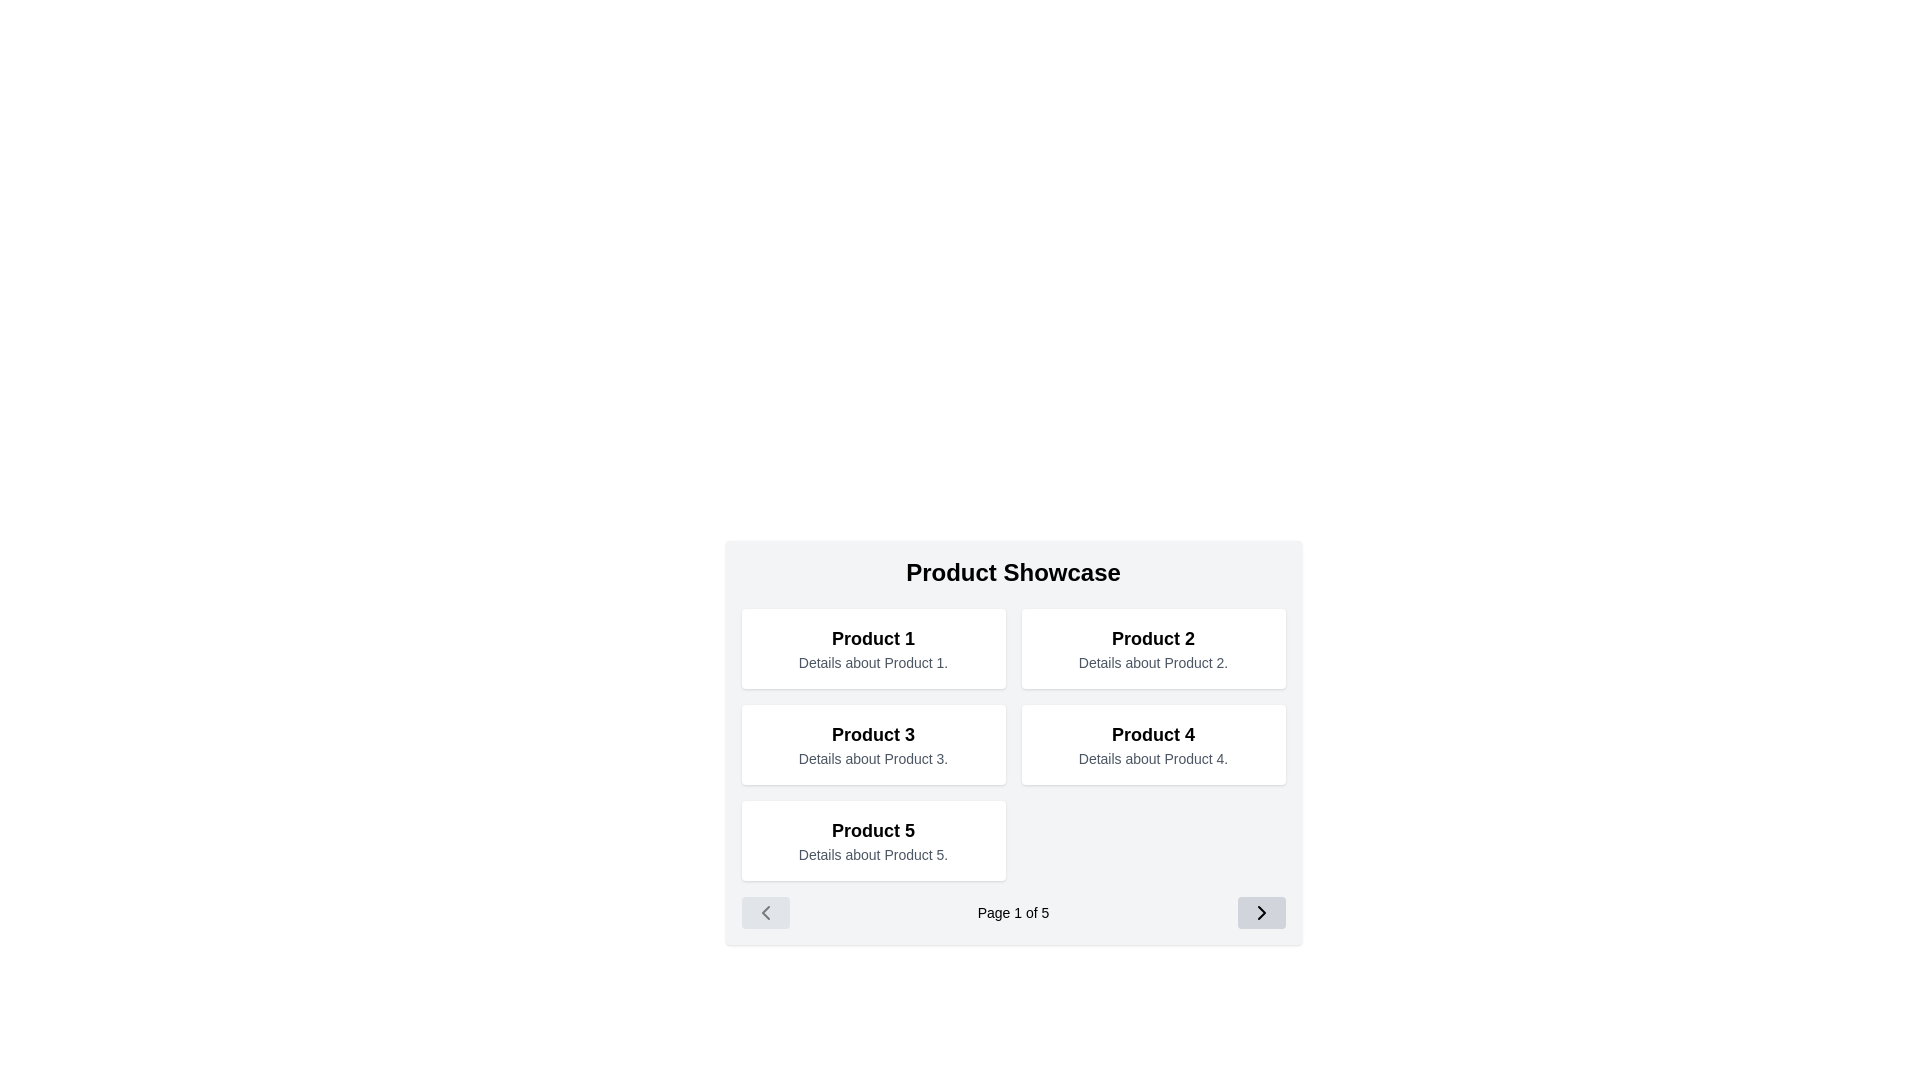 This screenshot has width=1920, height=1080. I want to click on the SVG icon within the rounded button located in the navigation bar on the far-left side to observe the hover effect, so click(764, 913).